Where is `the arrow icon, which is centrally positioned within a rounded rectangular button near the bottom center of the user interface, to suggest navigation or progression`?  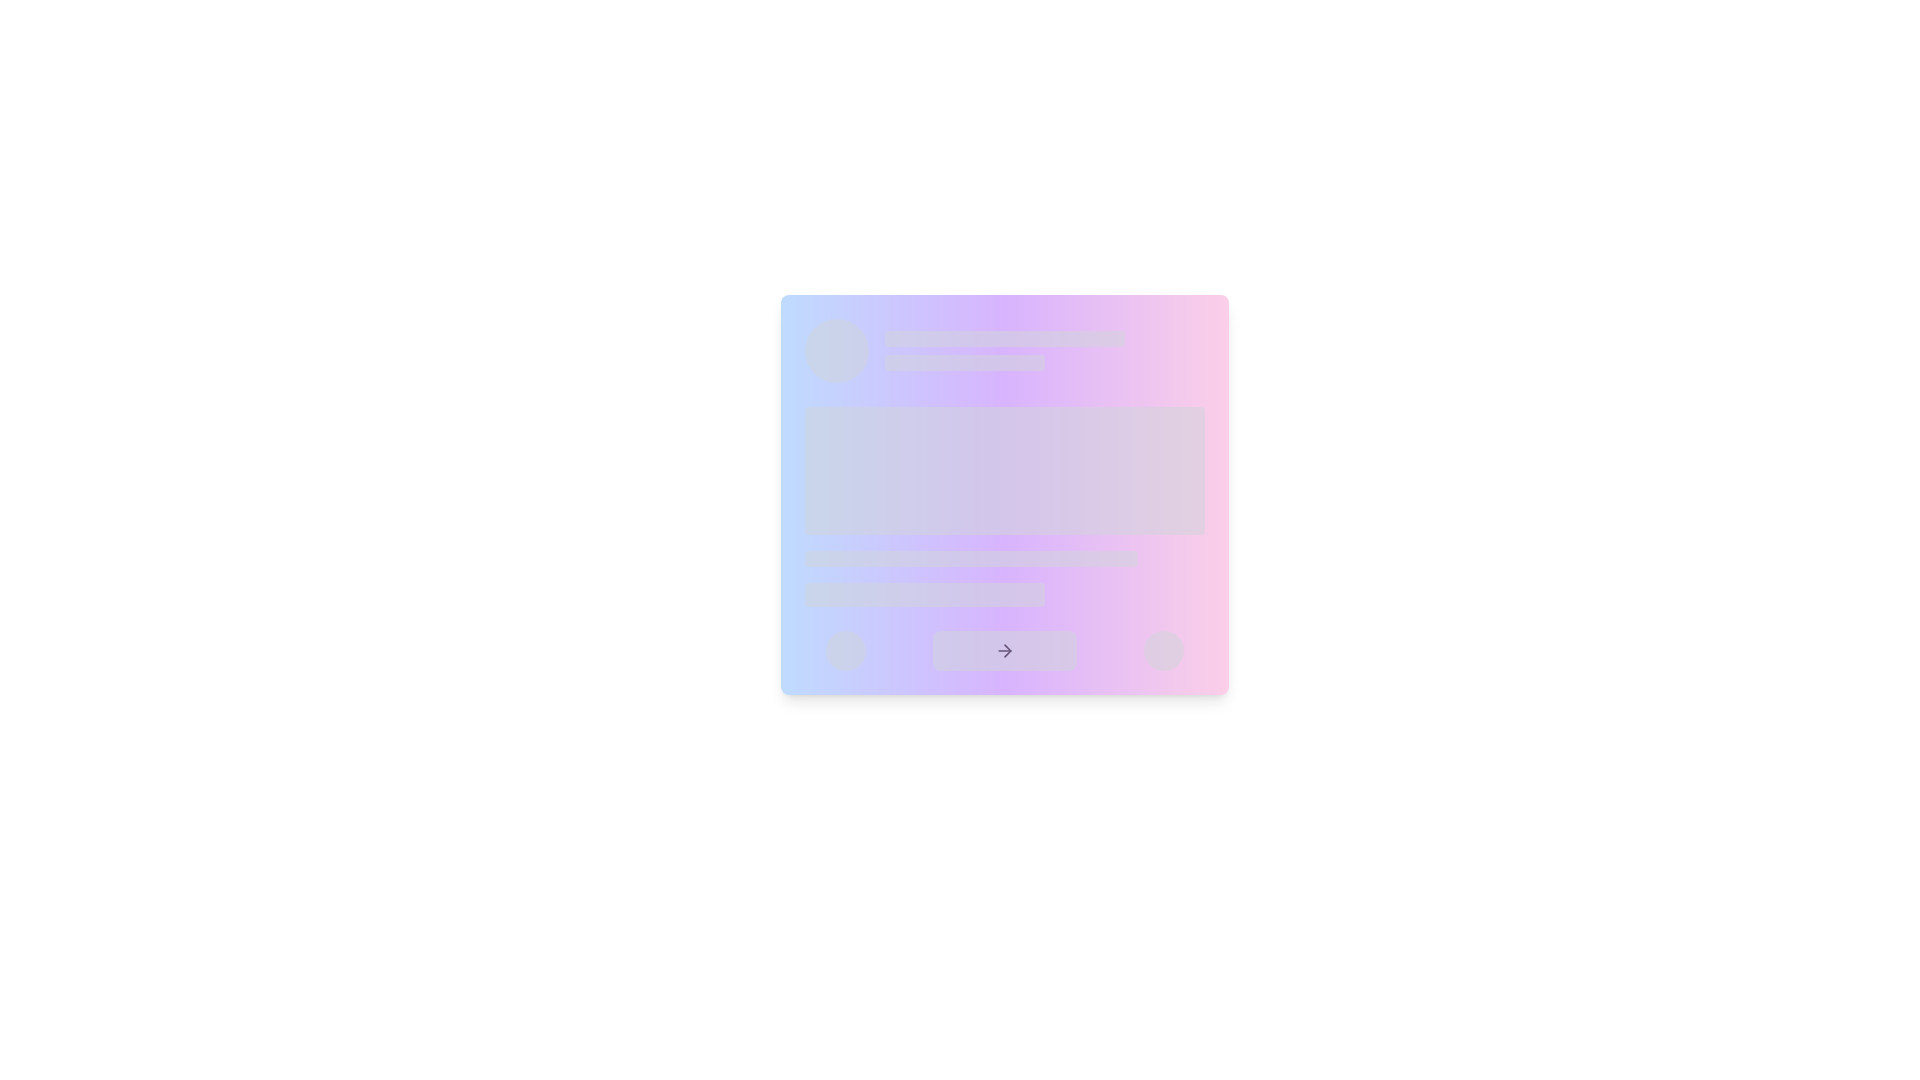
the arrow icon, which is centrally positioned within a rounded rectangular button near the bottom center of the user interface, to suggest navigation or progression is located at coordinates (1004, 651).